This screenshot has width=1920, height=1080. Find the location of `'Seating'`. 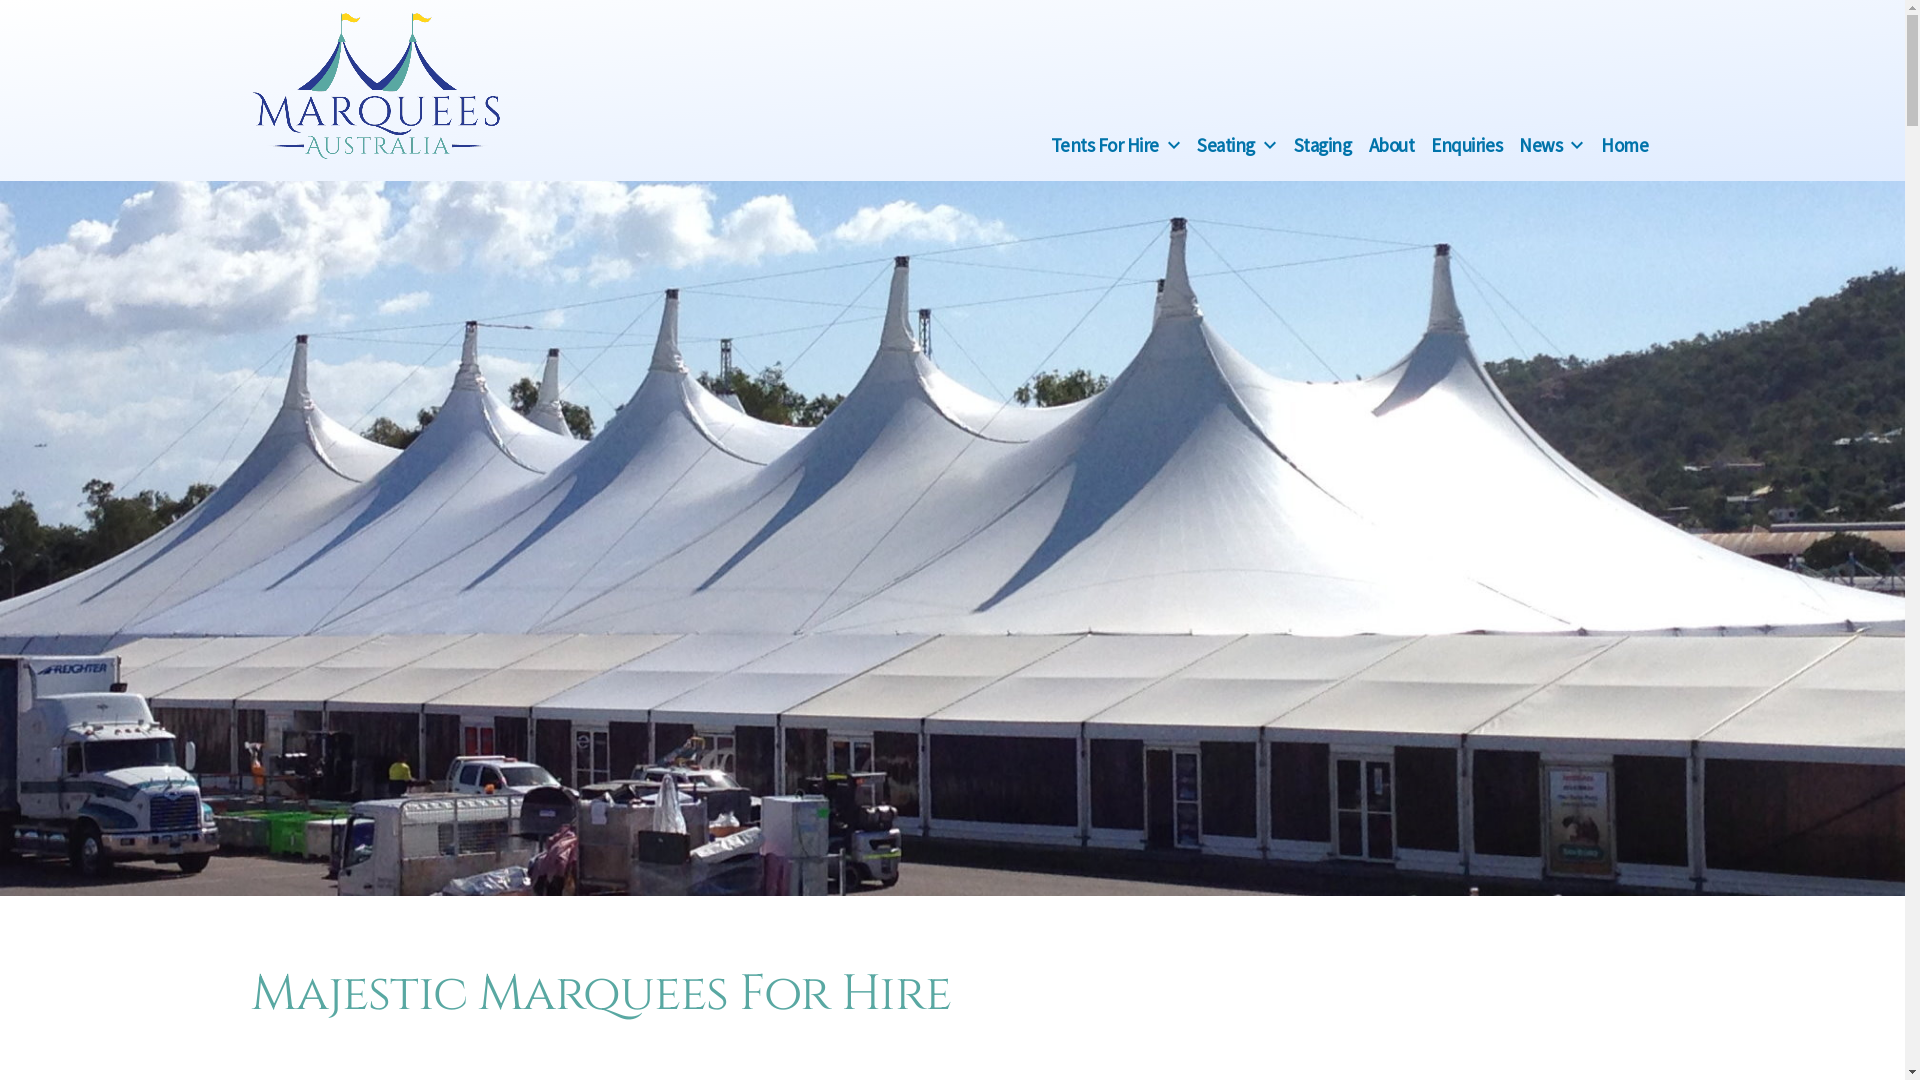

'Seating' is located at coordinates (1224, 142).